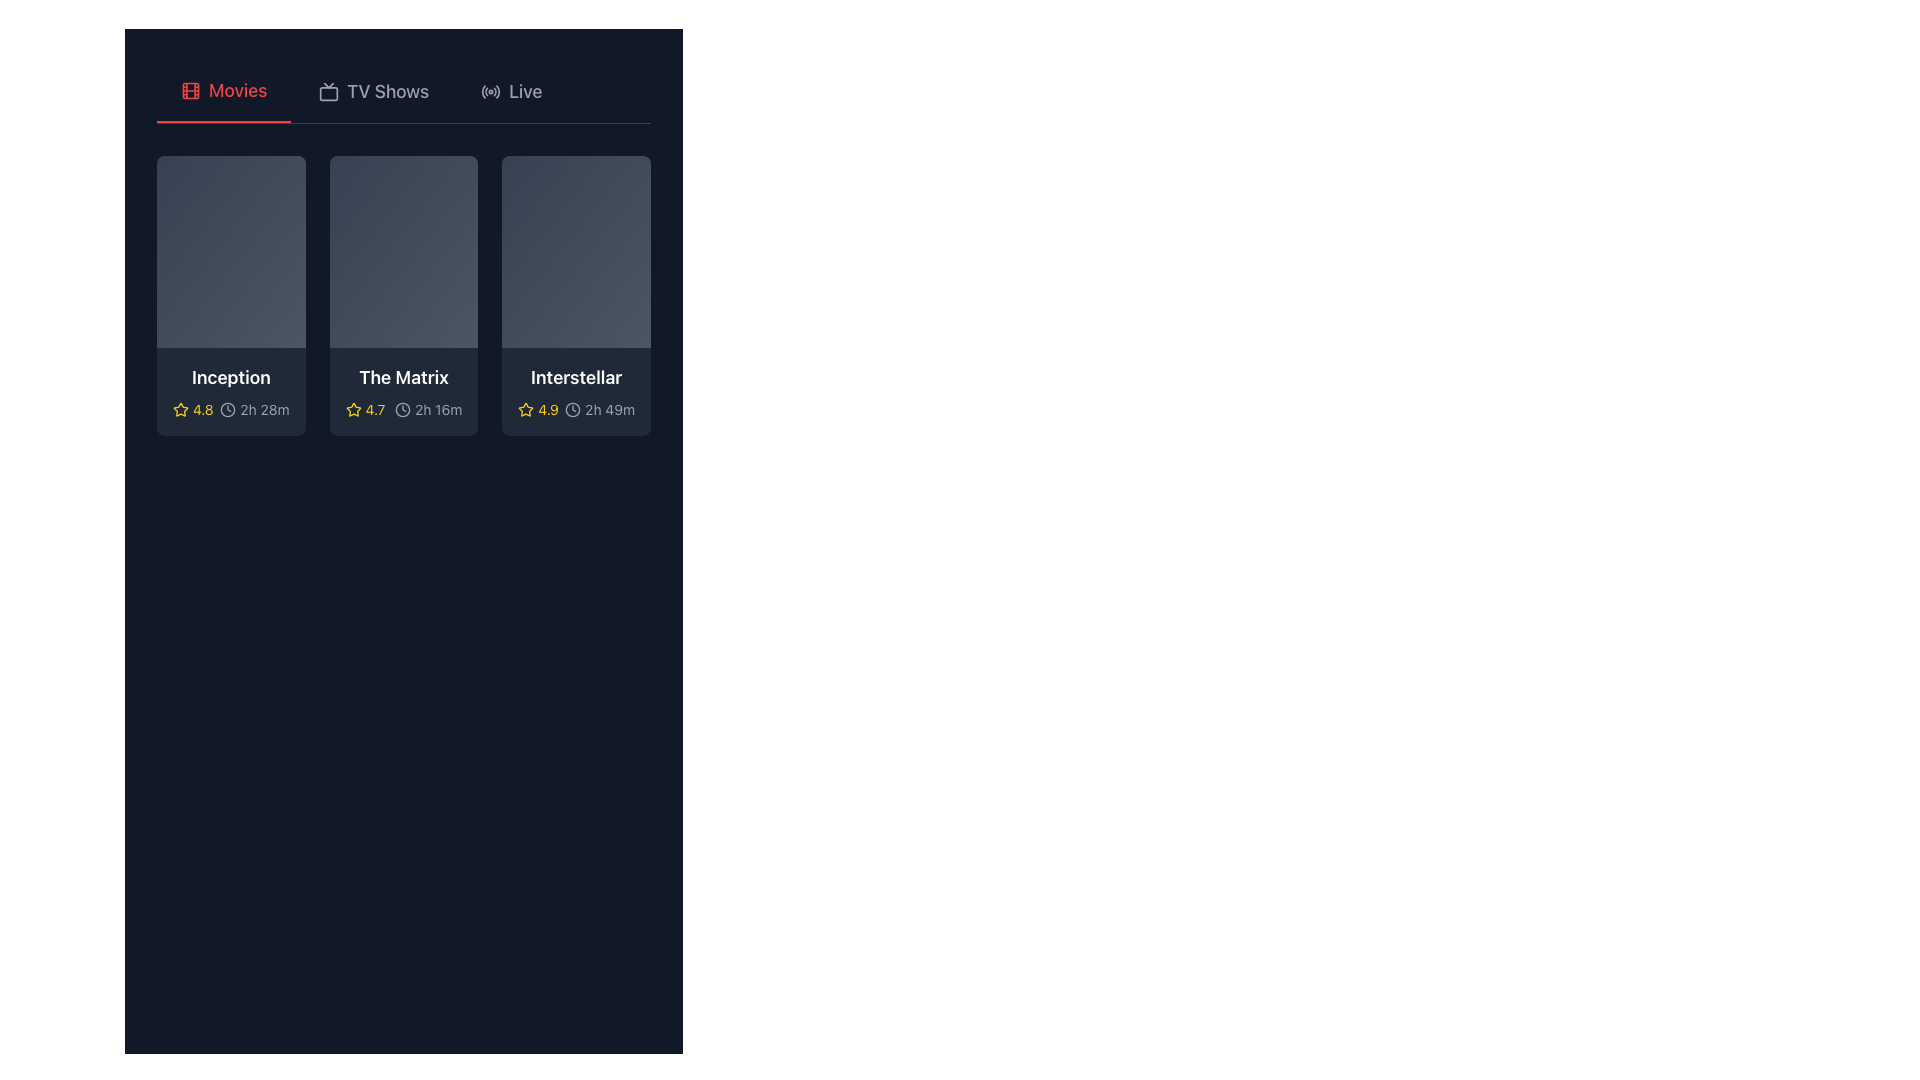  I want to click on label displaying the movie duration '2h 16m' in gray text, located in the description section of the second card for the movie 'The Matrix', positioned to the right of the clock icon under the movie's rating, so click(437, 408).